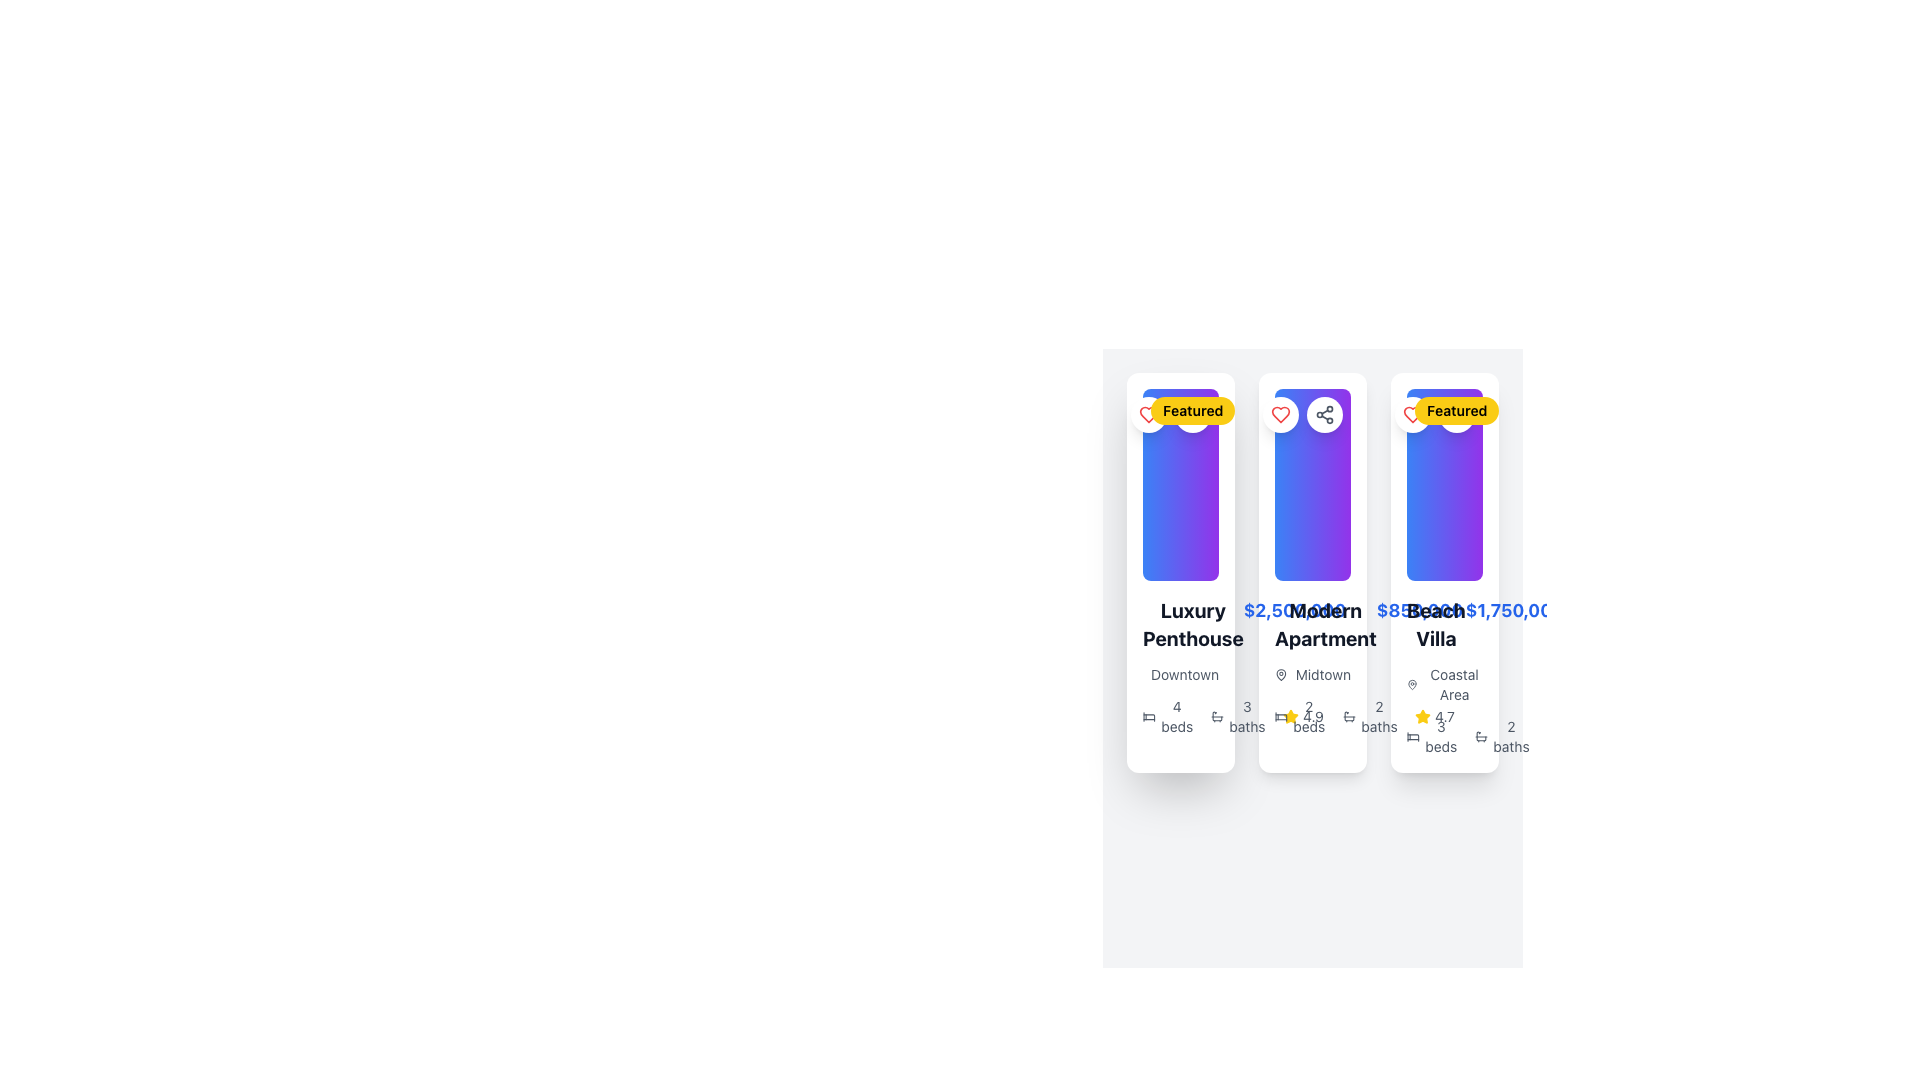  Describe the element at coordinates (1444, 736) in the screenshot. I see `the '3 beds' label with a bed icon located at the bottom left of the 'Beach Villa' card, under the 'Coastal Area' label` at that location.